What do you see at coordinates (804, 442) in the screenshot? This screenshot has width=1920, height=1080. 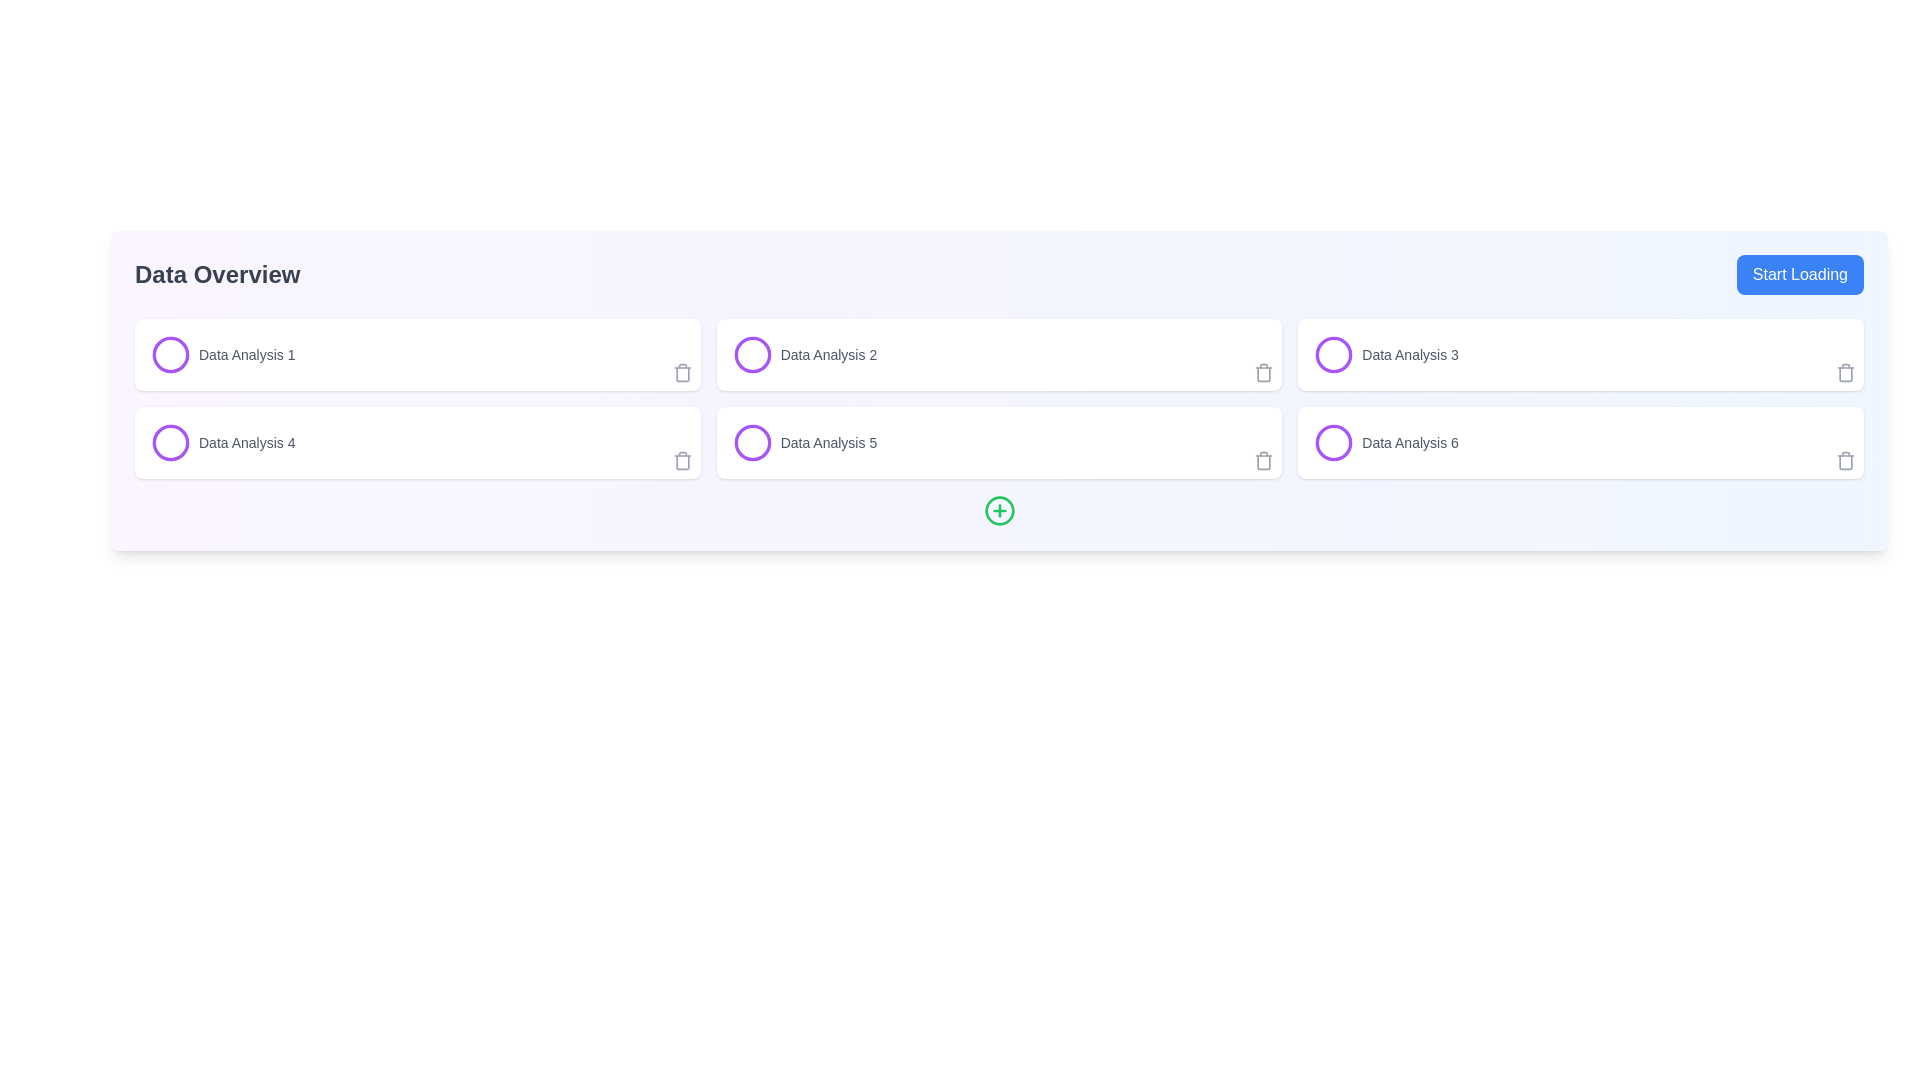 I see `the button-like selectable item labeled 'Data Analysis 5', which features a purple circular icon and is positioned in the second row, second column of a grid layout` at bounding box center [804, 442].